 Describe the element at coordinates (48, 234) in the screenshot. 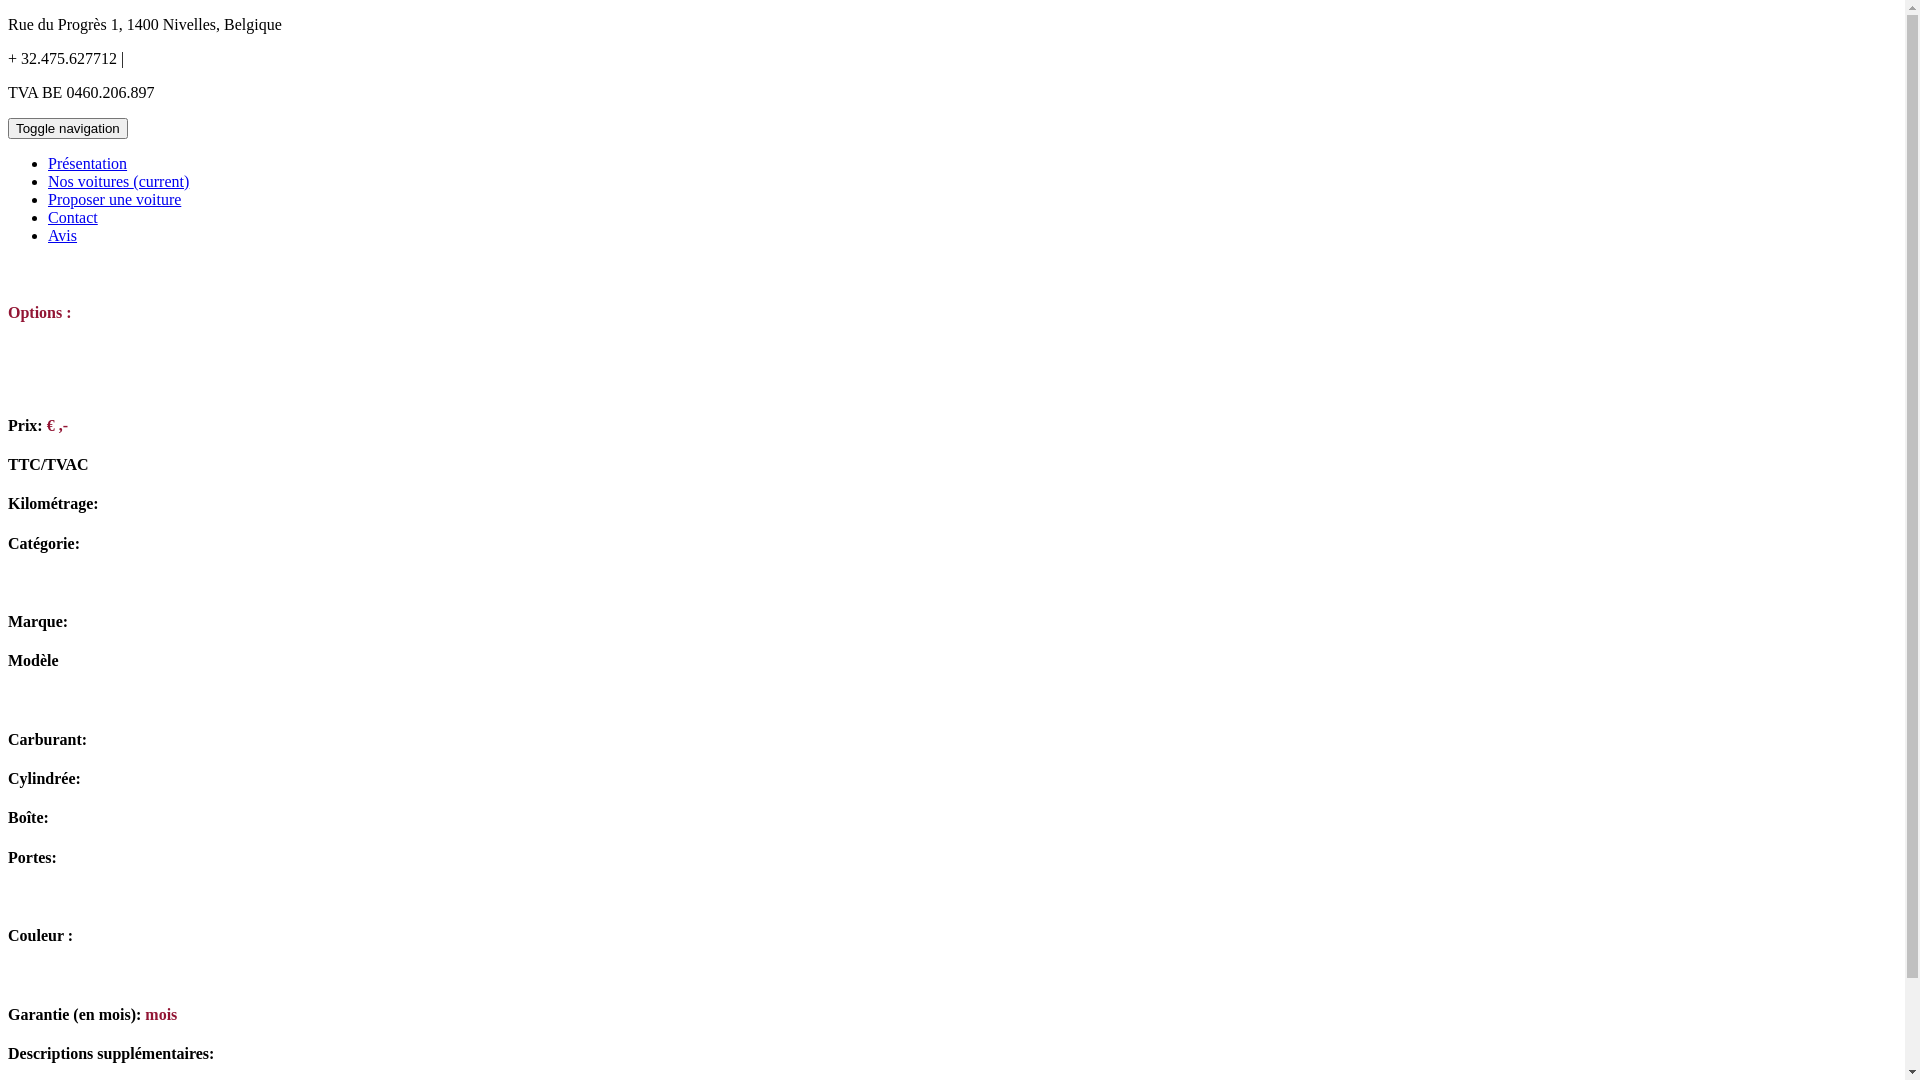

I see `'Avis'` at that location.